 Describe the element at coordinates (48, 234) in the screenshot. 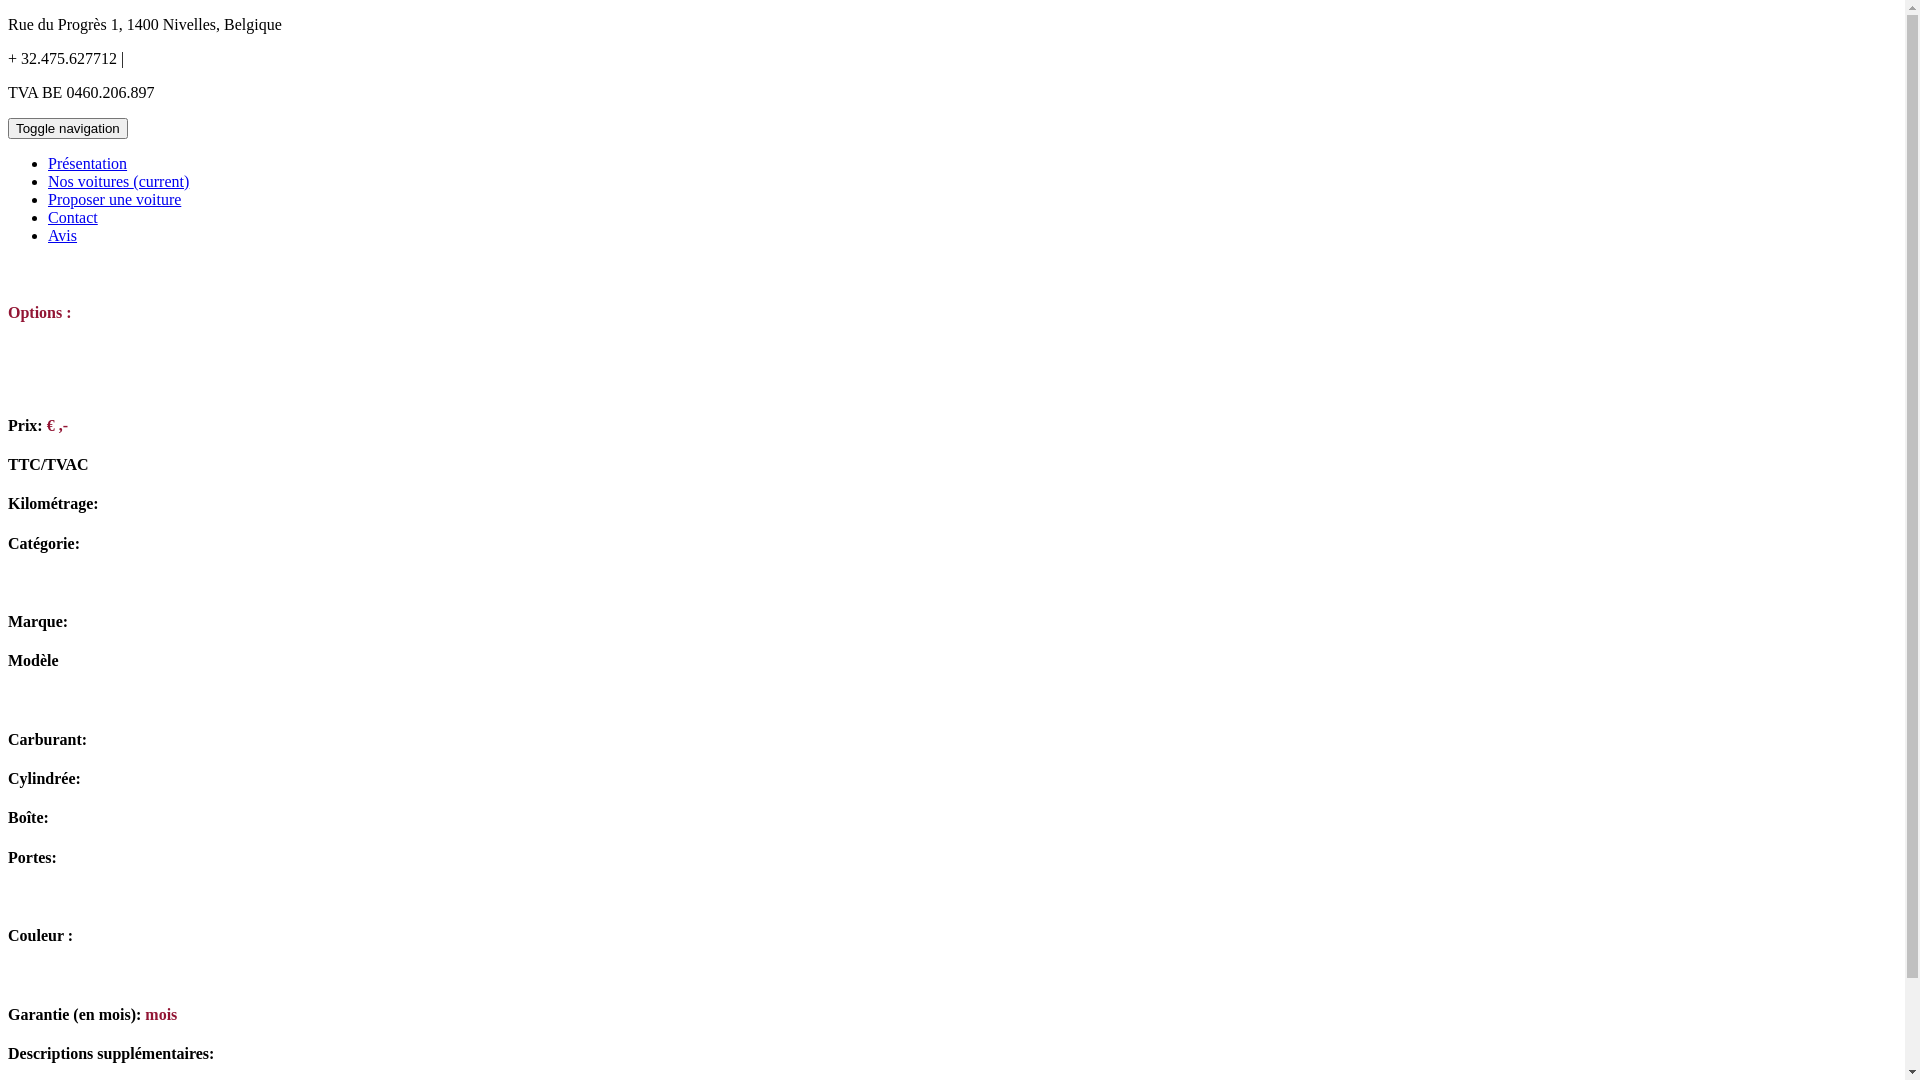

I see `'Avis'` at that location.